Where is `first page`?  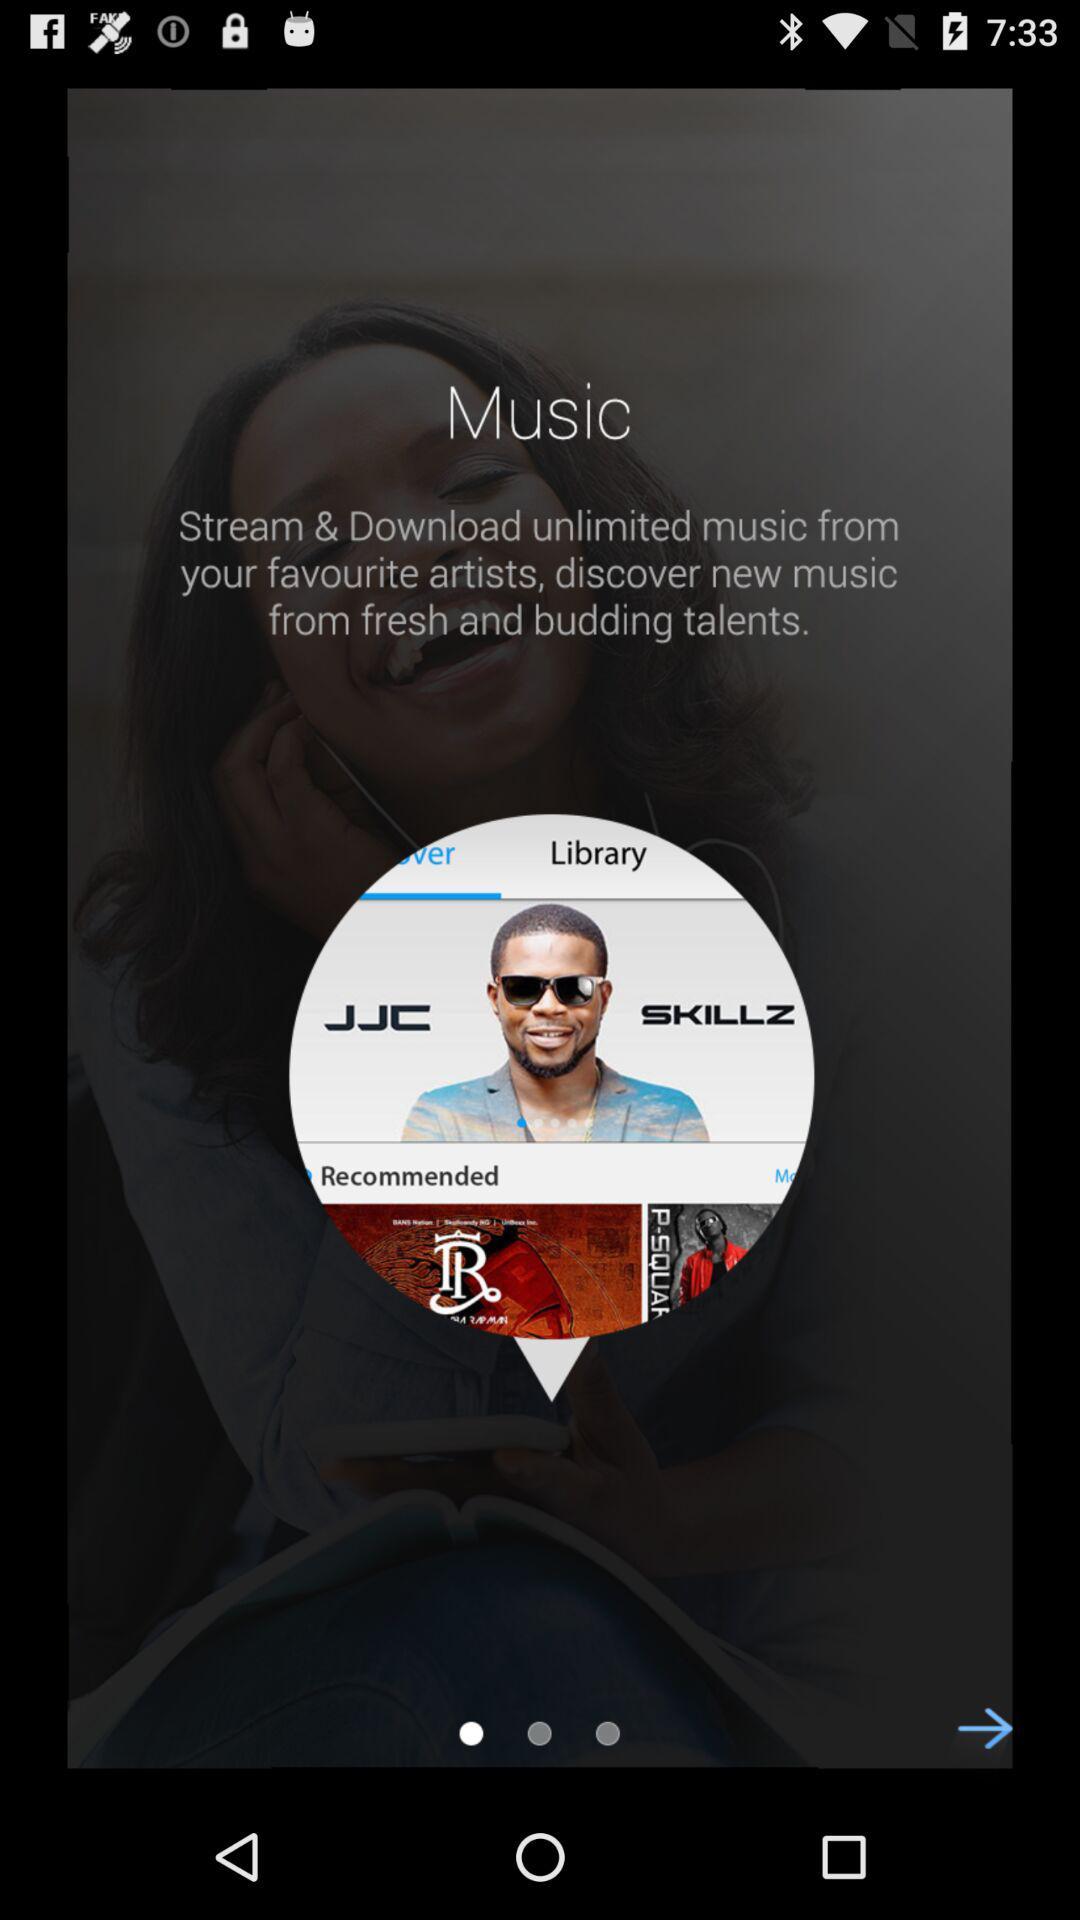
first page is located at coordinates (471, 1732).